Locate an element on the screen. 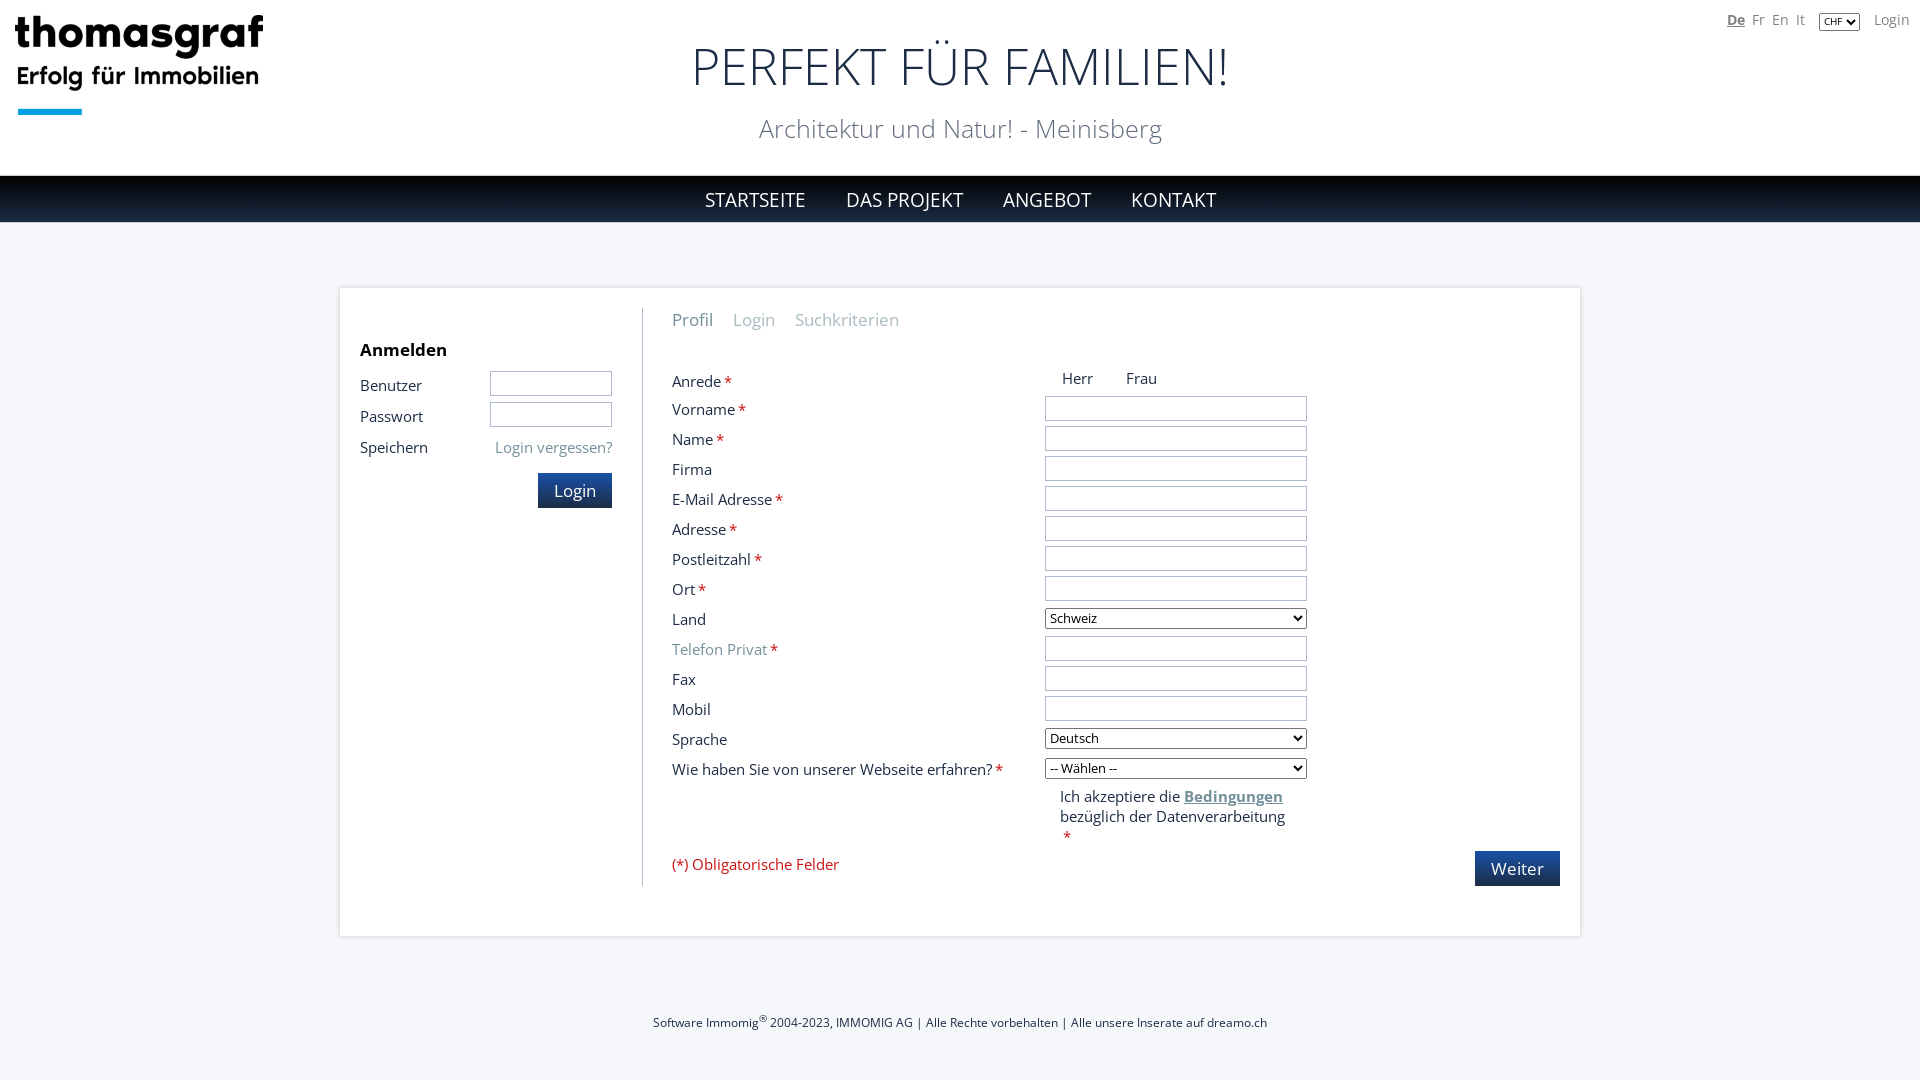 This screenshot has width=1920, height=1080. 'Profil' is located at coordinates (702, 318).